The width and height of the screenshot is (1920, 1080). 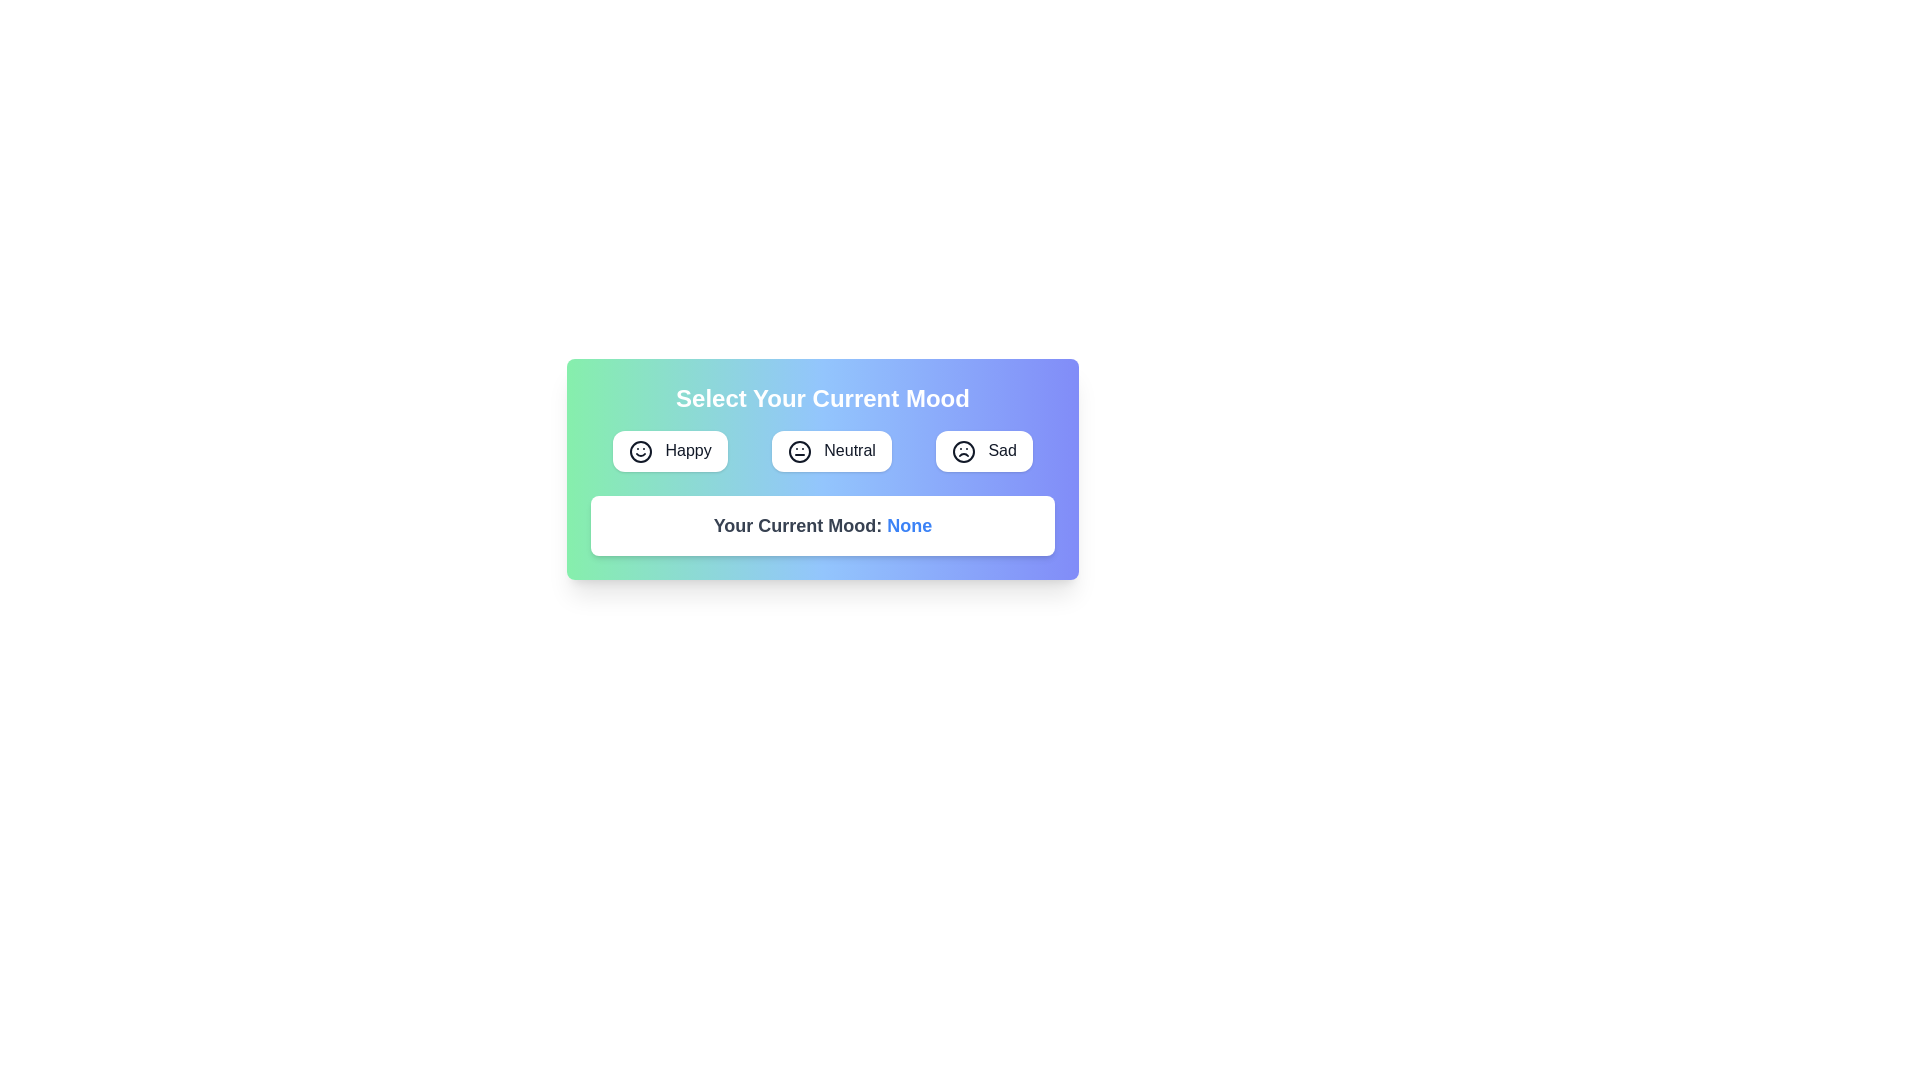 What do you see at coordinates (984, 451) in the screenshot?
I see `the 'Sad' button located in the bottom right of the mood selection section to change its appearance` at bounding box center [984, 451].